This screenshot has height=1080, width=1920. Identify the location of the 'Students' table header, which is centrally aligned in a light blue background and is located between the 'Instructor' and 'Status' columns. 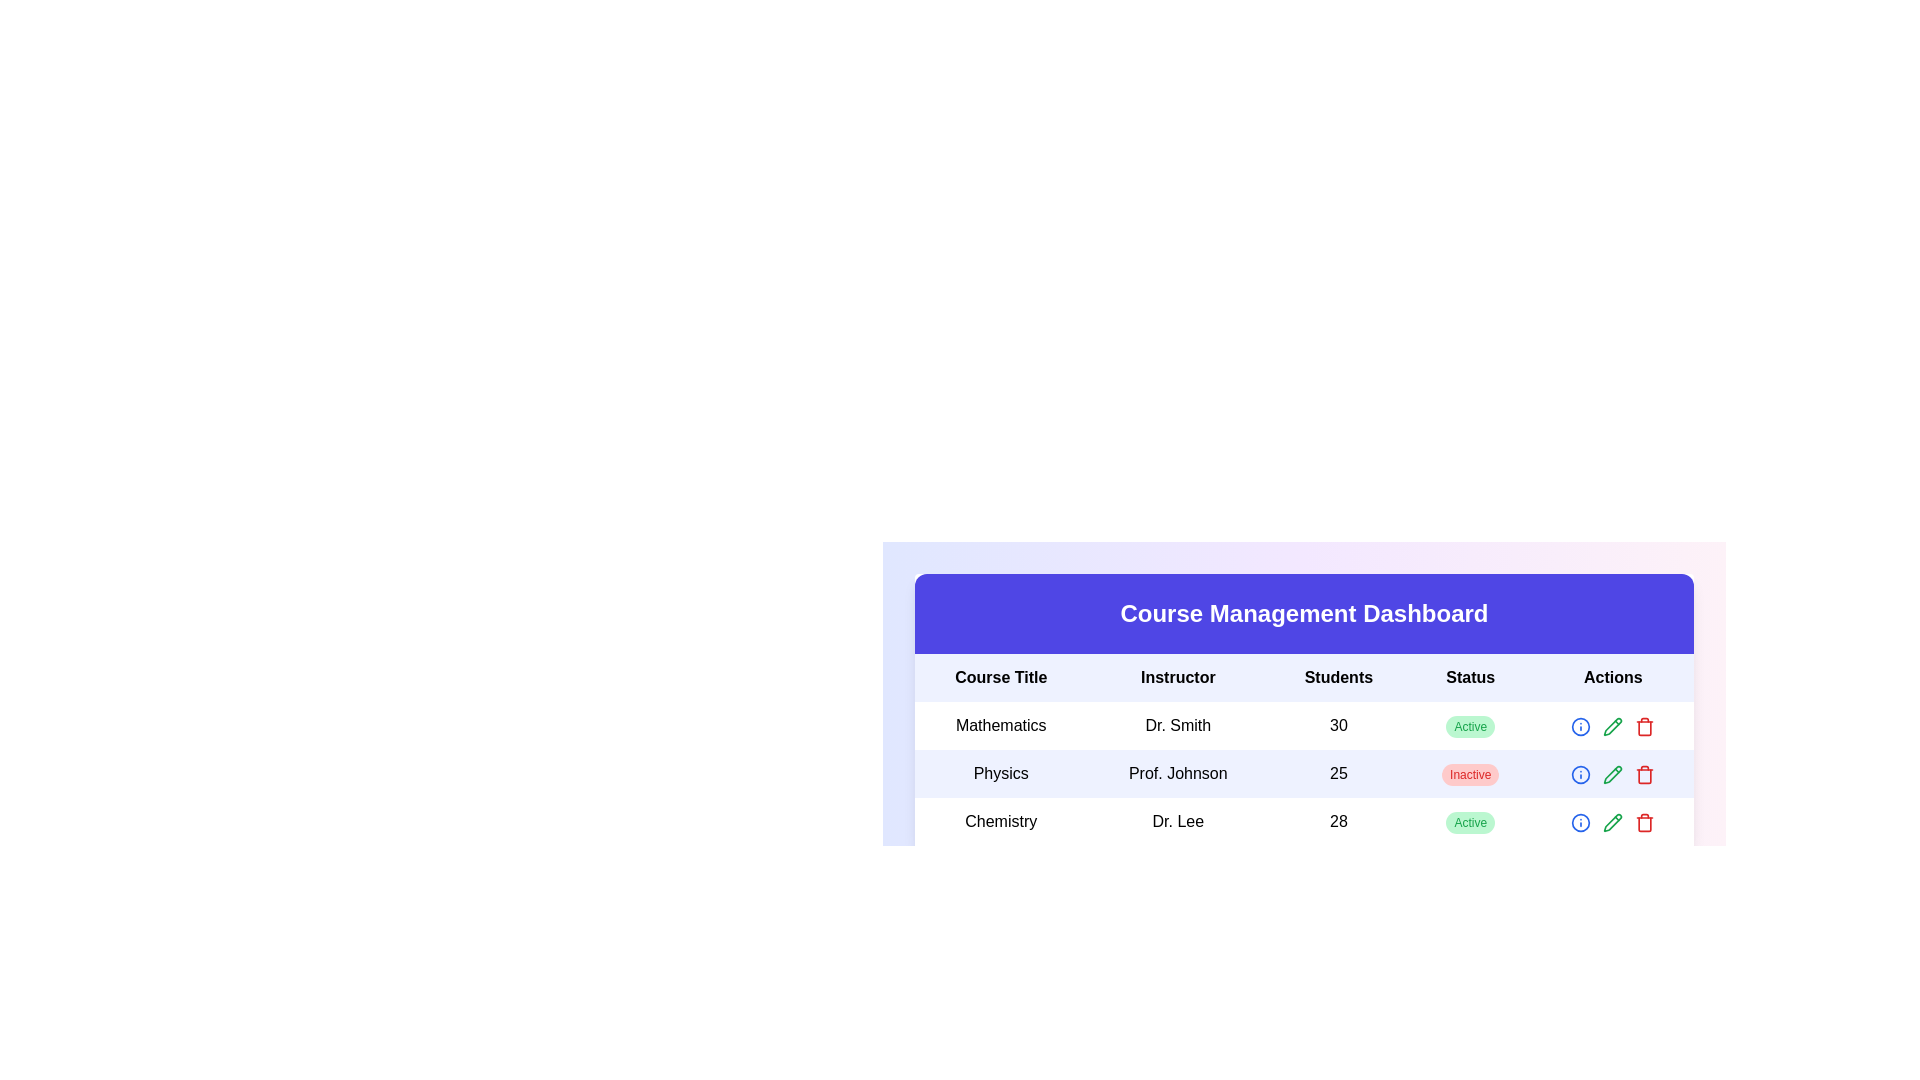
(1304, 677).